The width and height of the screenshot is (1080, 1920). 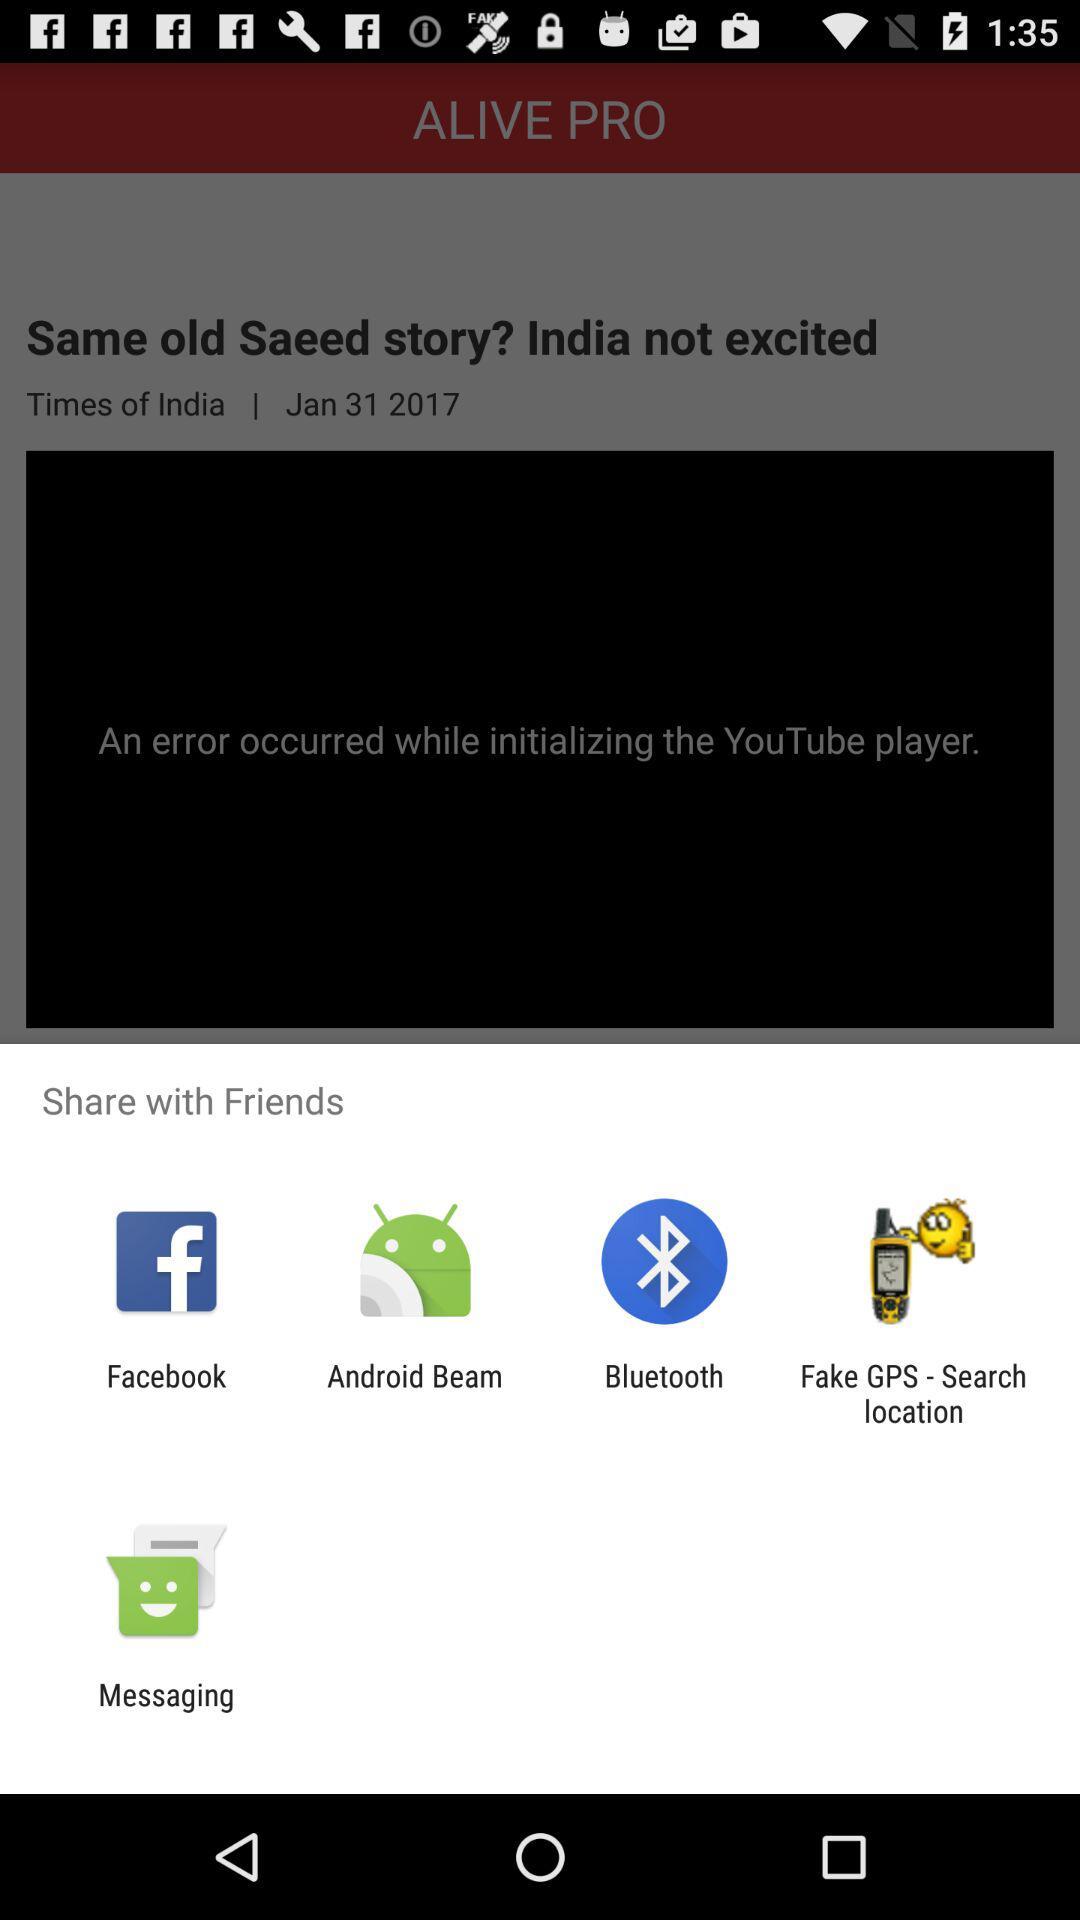 What do you see at coordinates (414, 1392) in the screenshot?
I see `android beam icon` at bounding box center [414, 1392].